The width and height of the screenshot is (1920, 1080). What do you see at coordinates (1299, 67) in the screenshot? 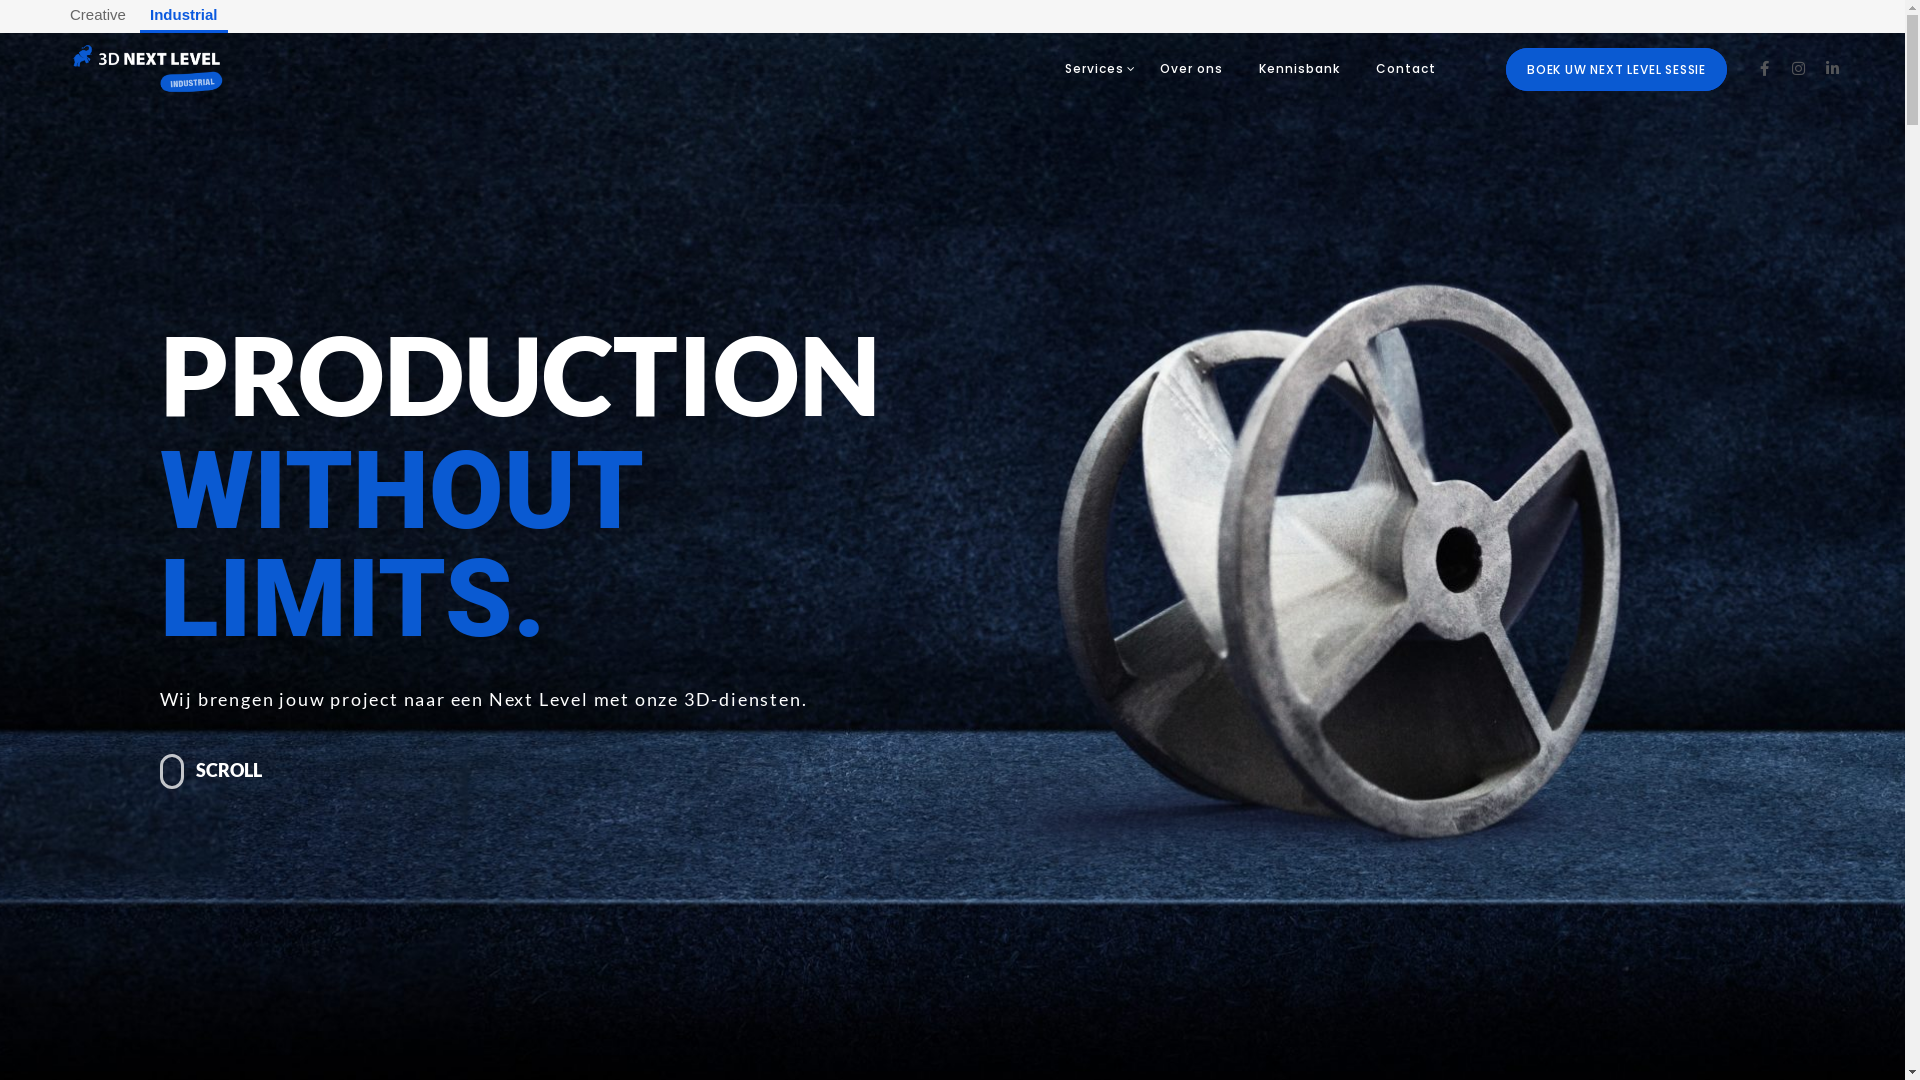
I see `'Kennisbank'` at bounding box center [1299, 67].